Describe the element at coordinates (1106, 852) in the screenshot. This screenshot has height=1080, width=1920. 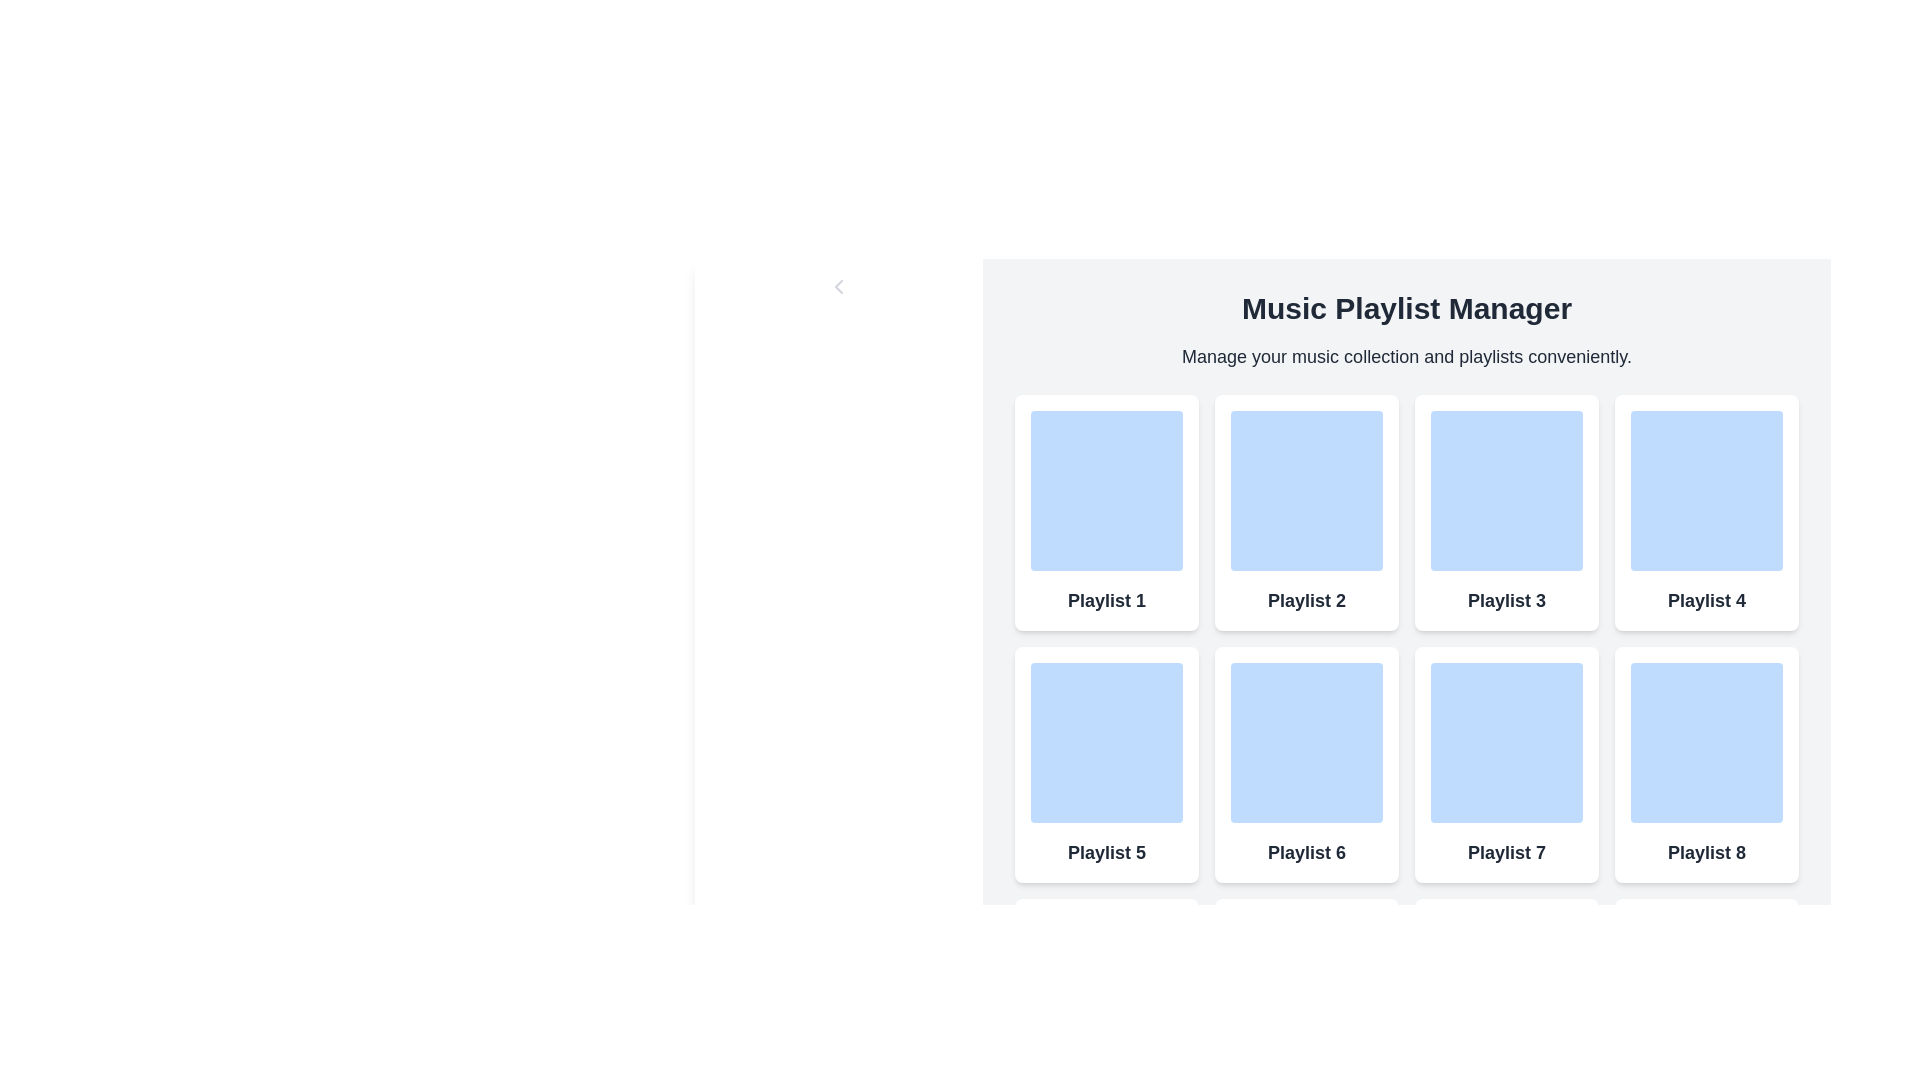
I see `the text label that represents the title for 'Playlist 5' located in the second row and first column of the grid layout` at that location.